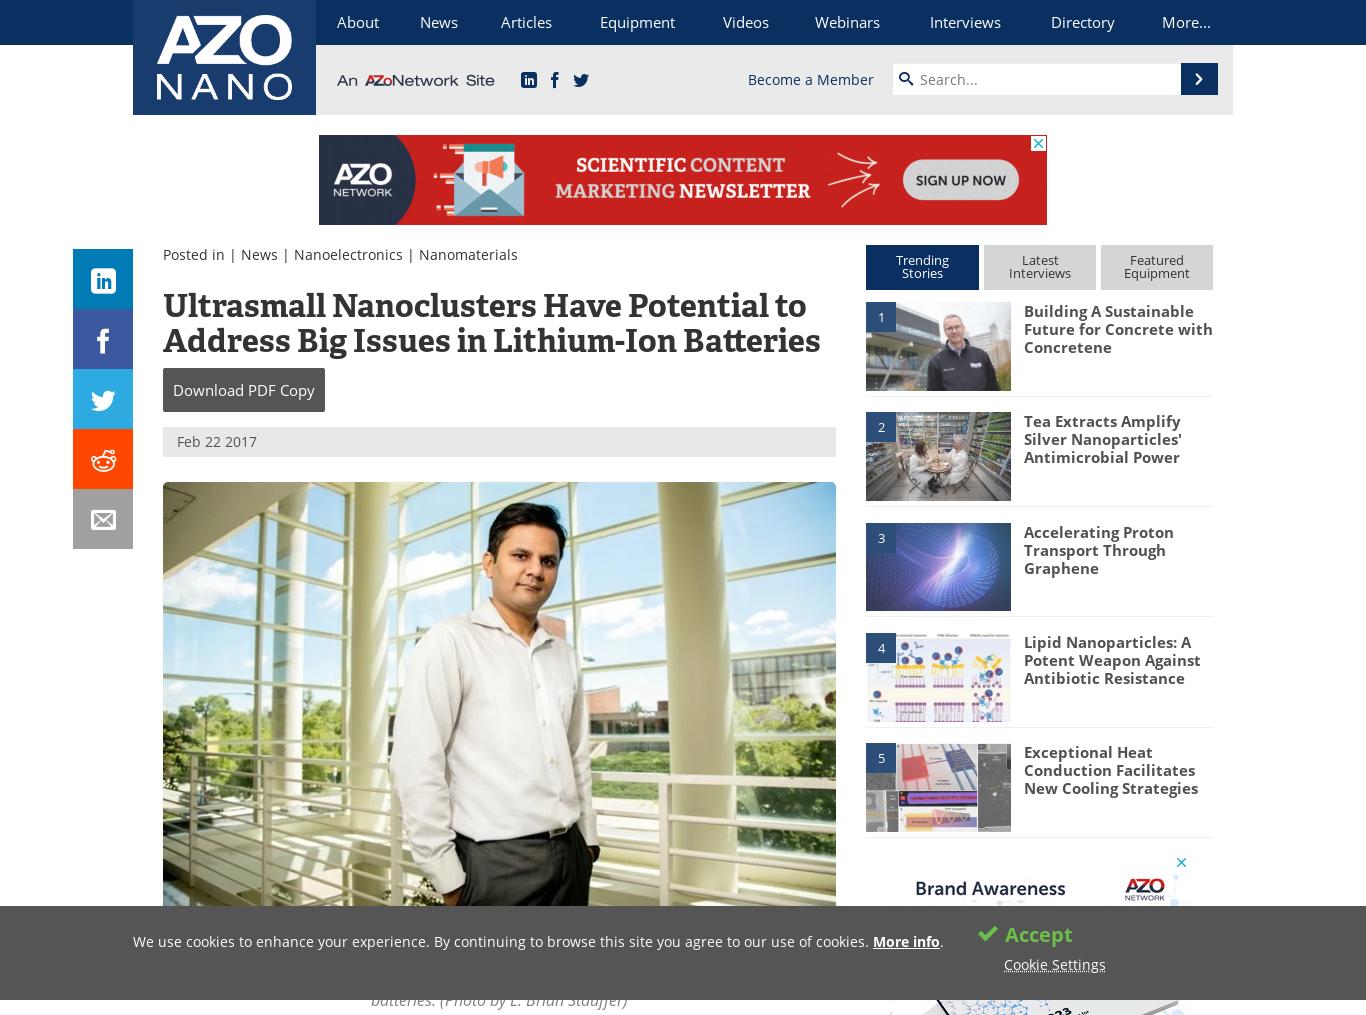  Describe the element at coordinates (809, 78) in the screenshot. I see `'Become a Member'` at that location.